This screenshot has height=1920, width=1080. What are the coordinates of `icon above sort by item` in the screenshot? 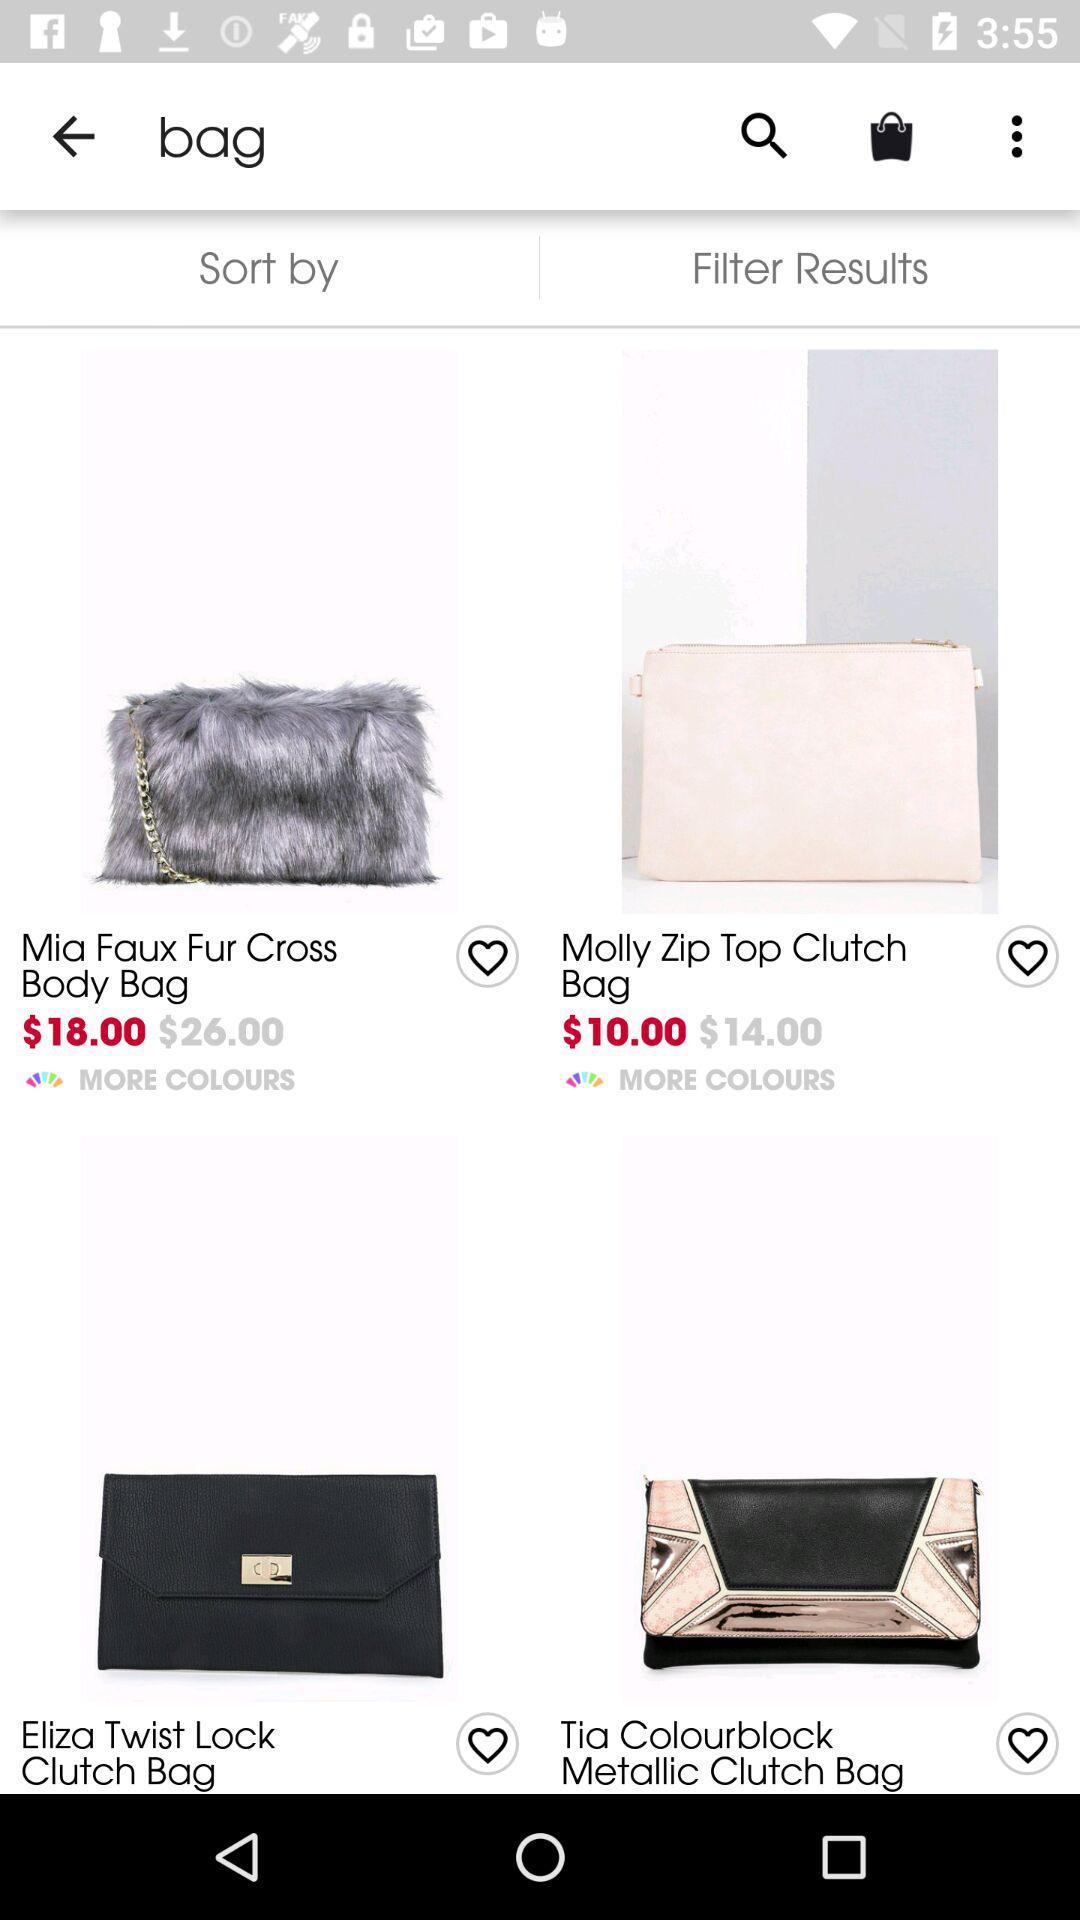 It's located at (72, 135).